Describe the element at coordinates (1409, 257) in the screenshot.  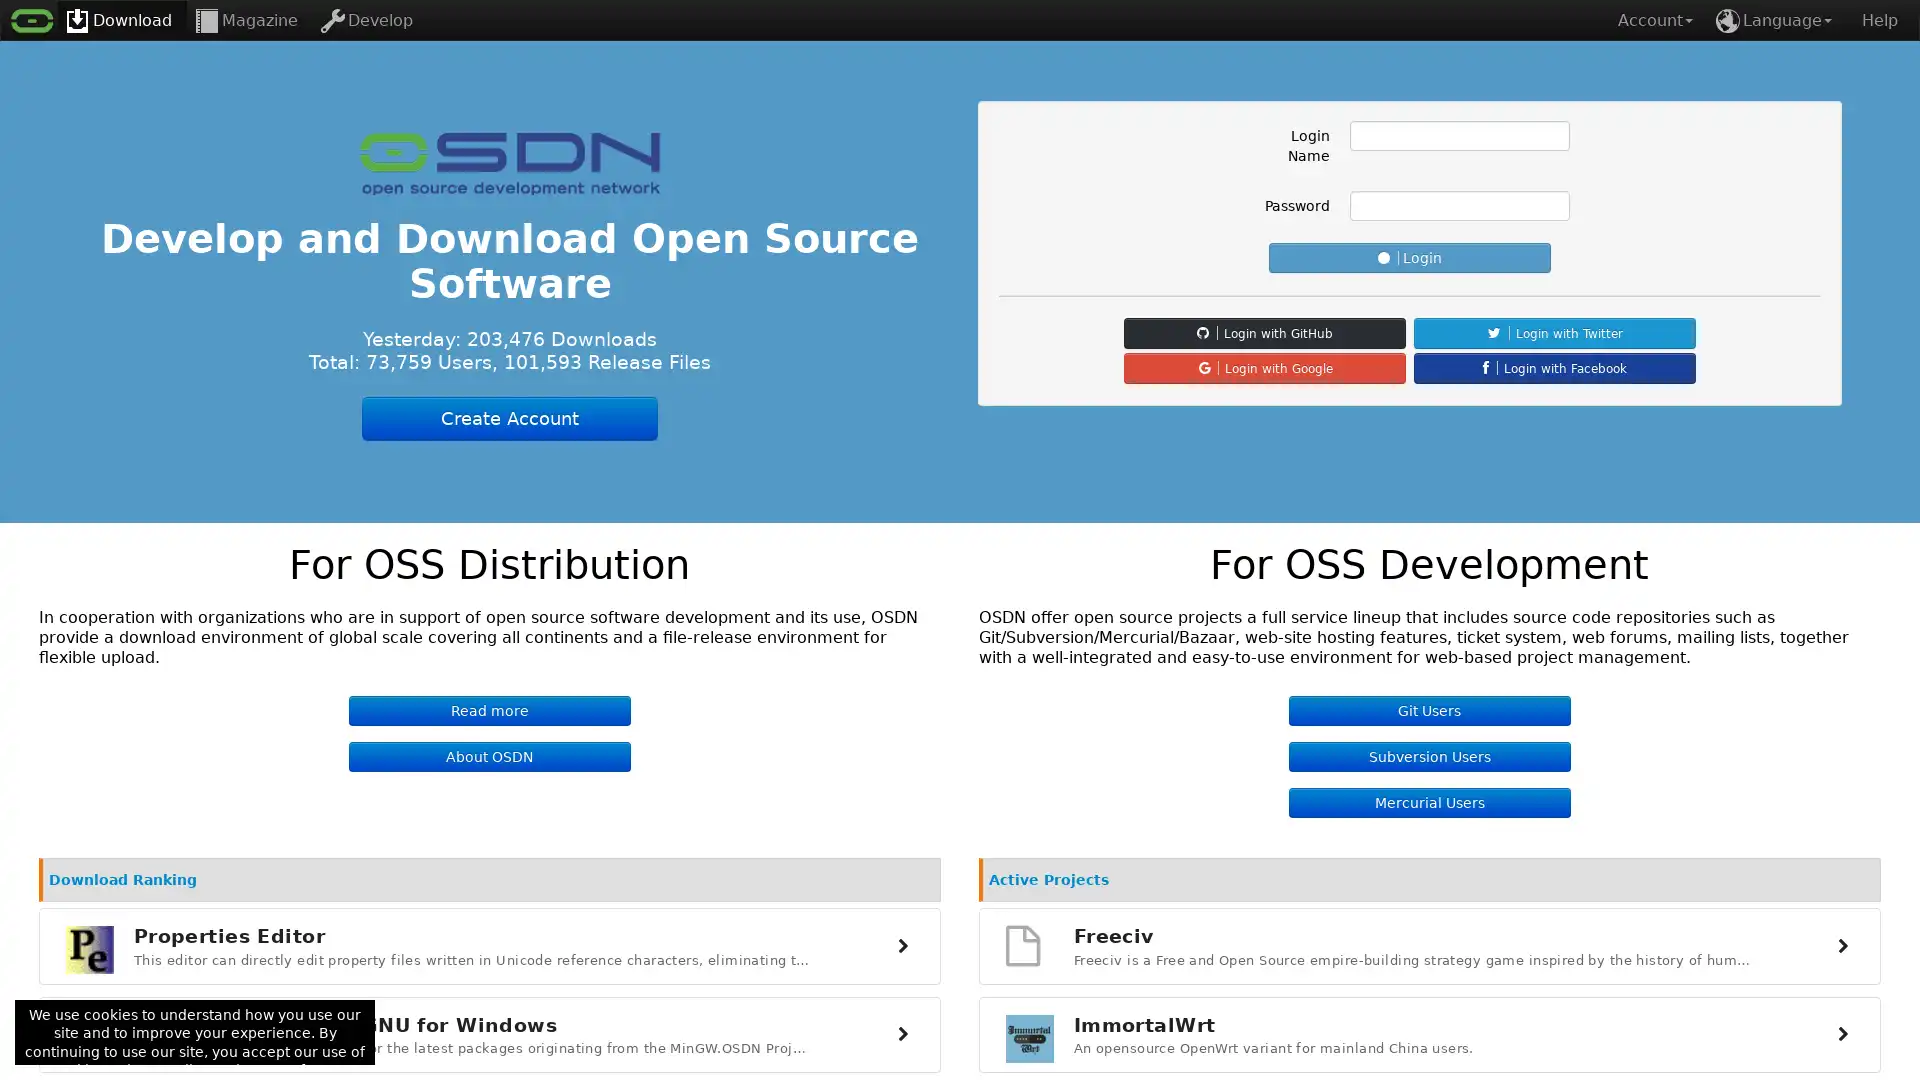
I see `Login` at that location.